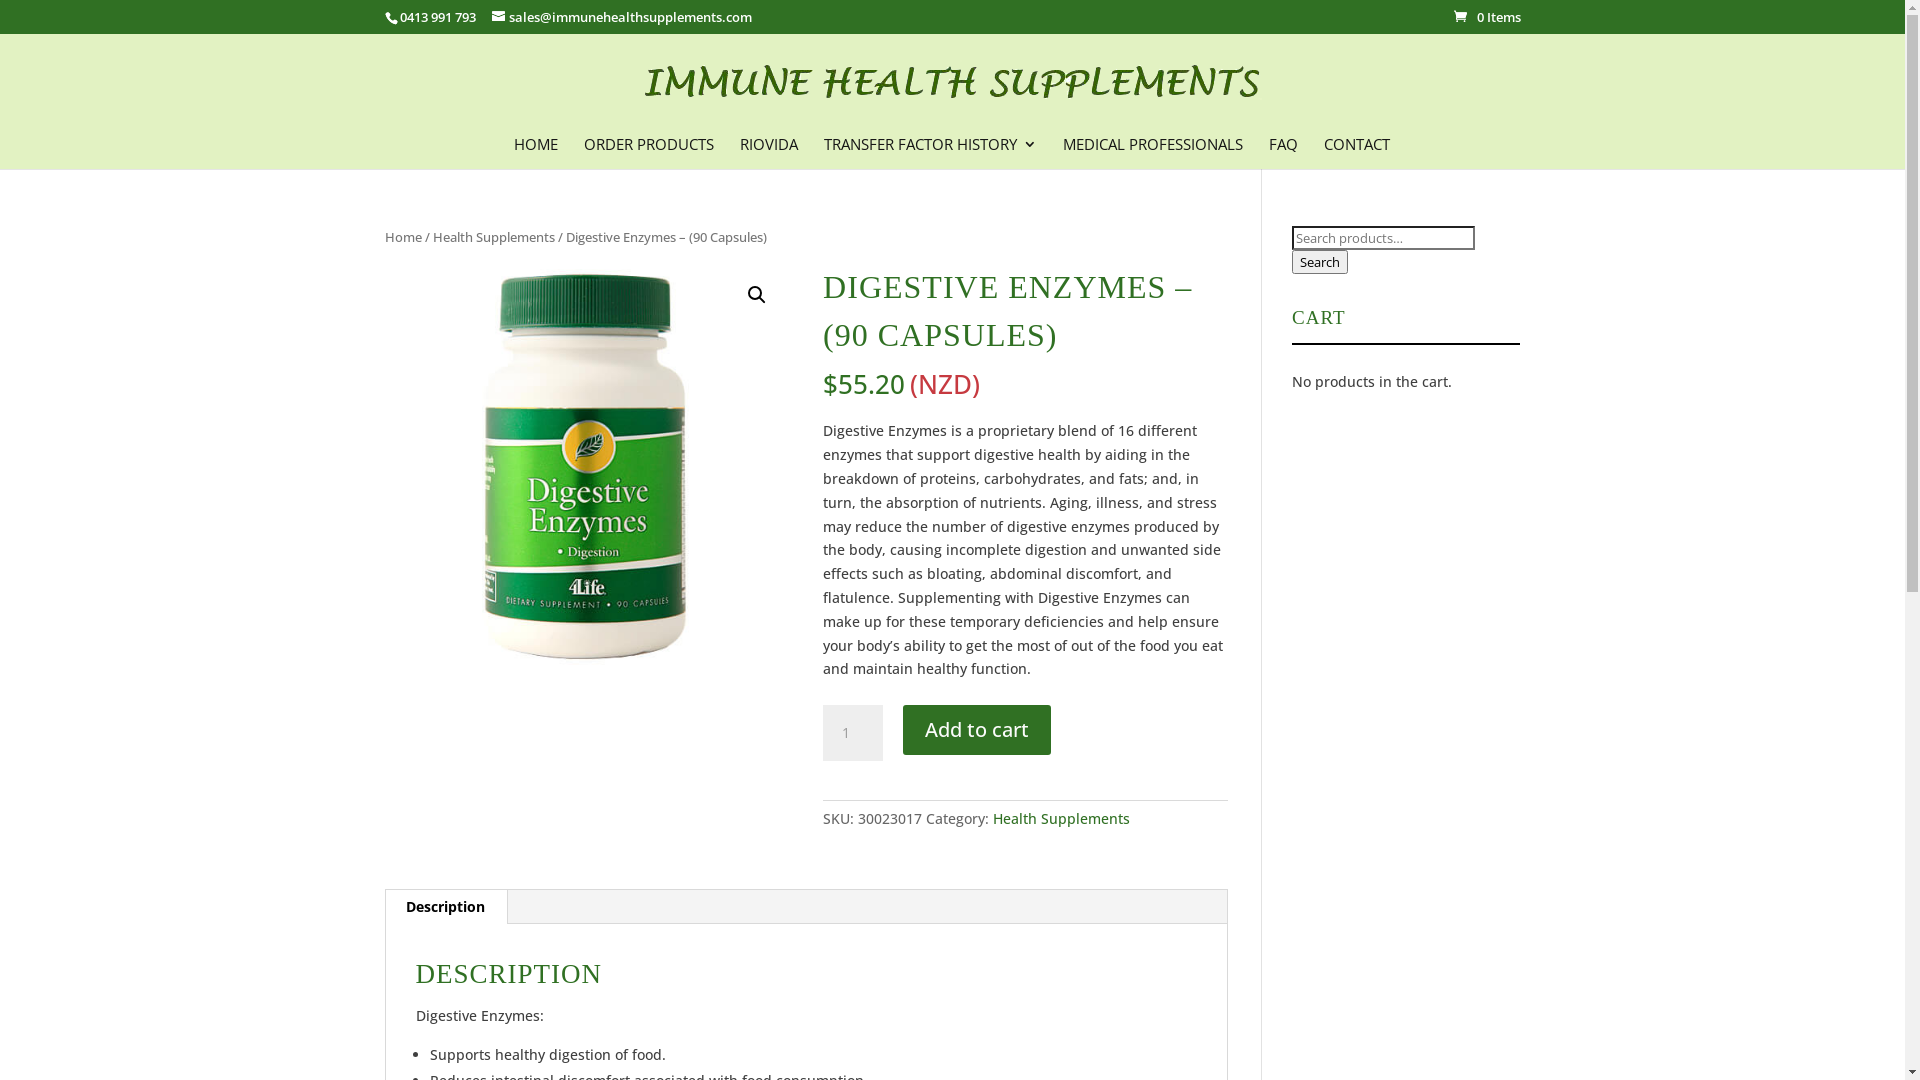  What do you see at coordinates (977, 729) in the screenshot?
I see `'Add to cart'` at bounding box center [977, 729].